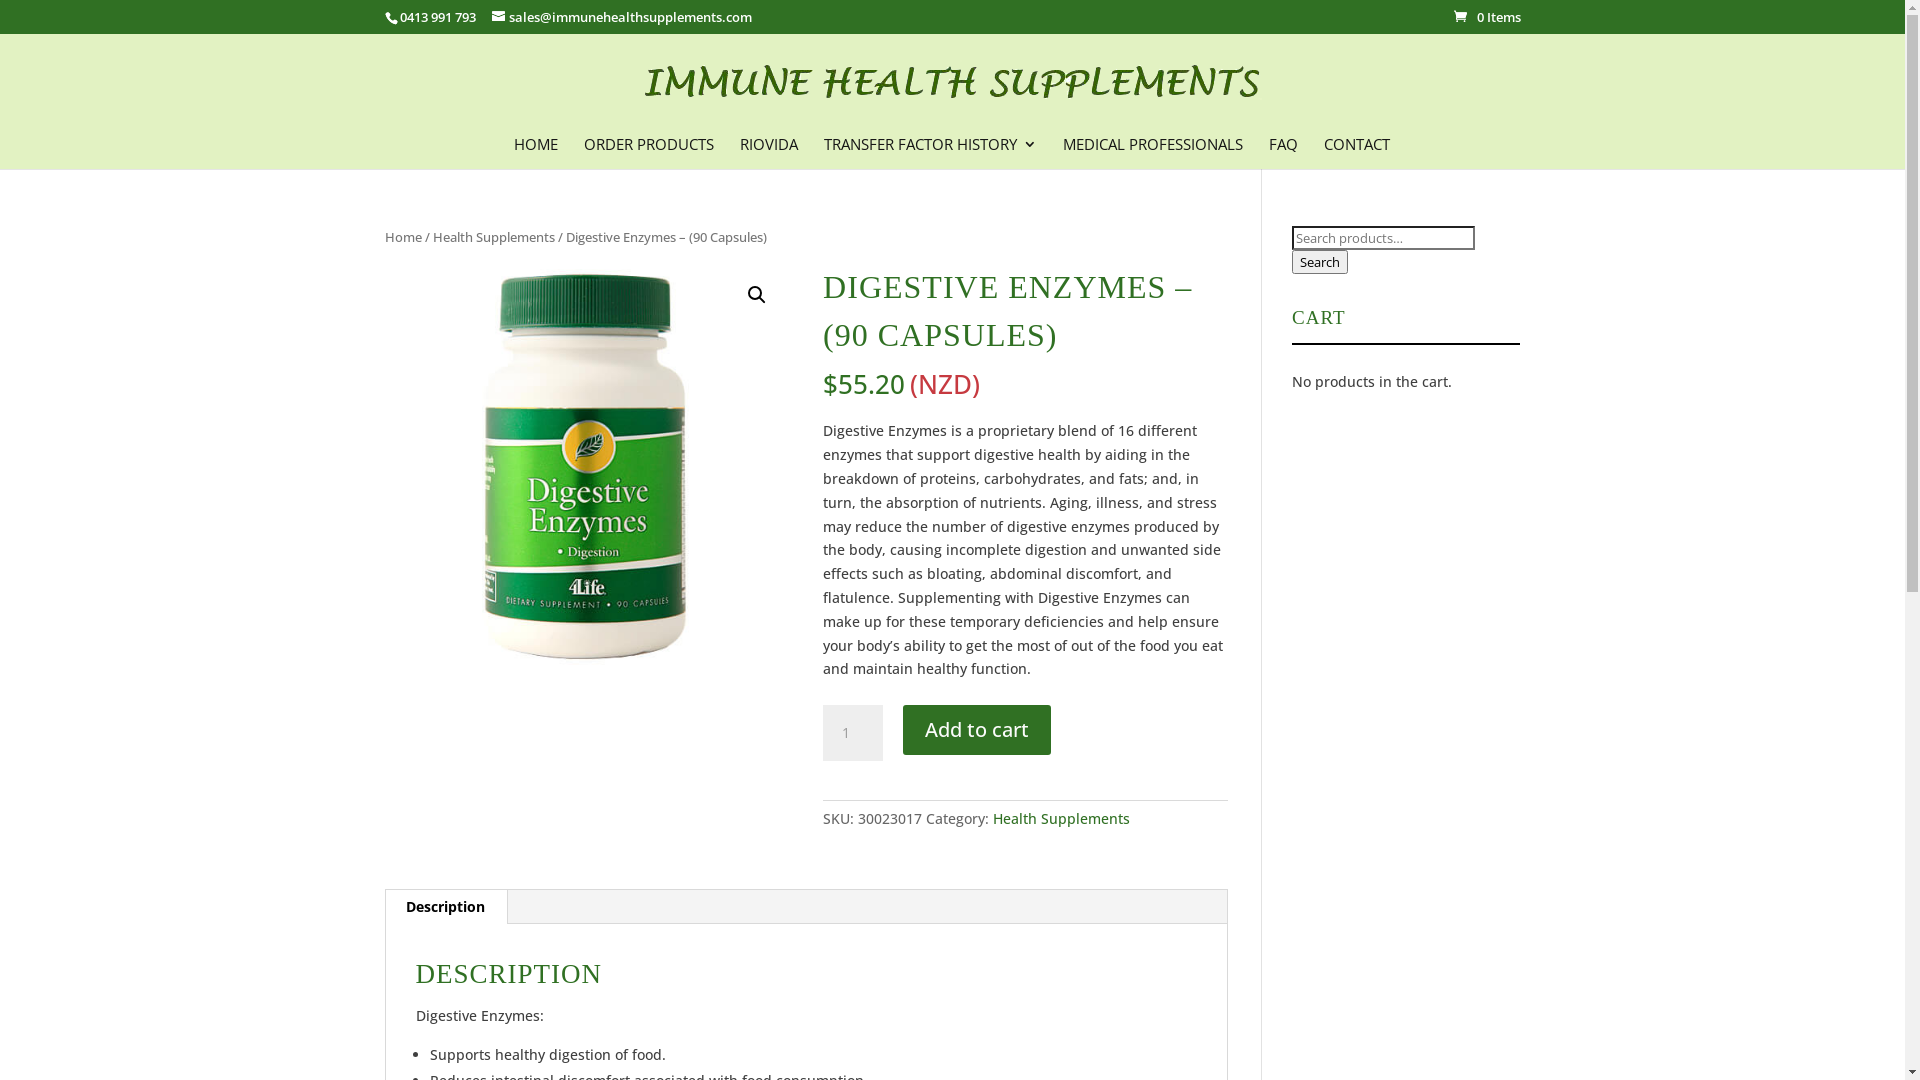  What do you see at coordinates (977, 729) in the screenshot?
I see `'Add to cart'` at bounding box center [977, 729].